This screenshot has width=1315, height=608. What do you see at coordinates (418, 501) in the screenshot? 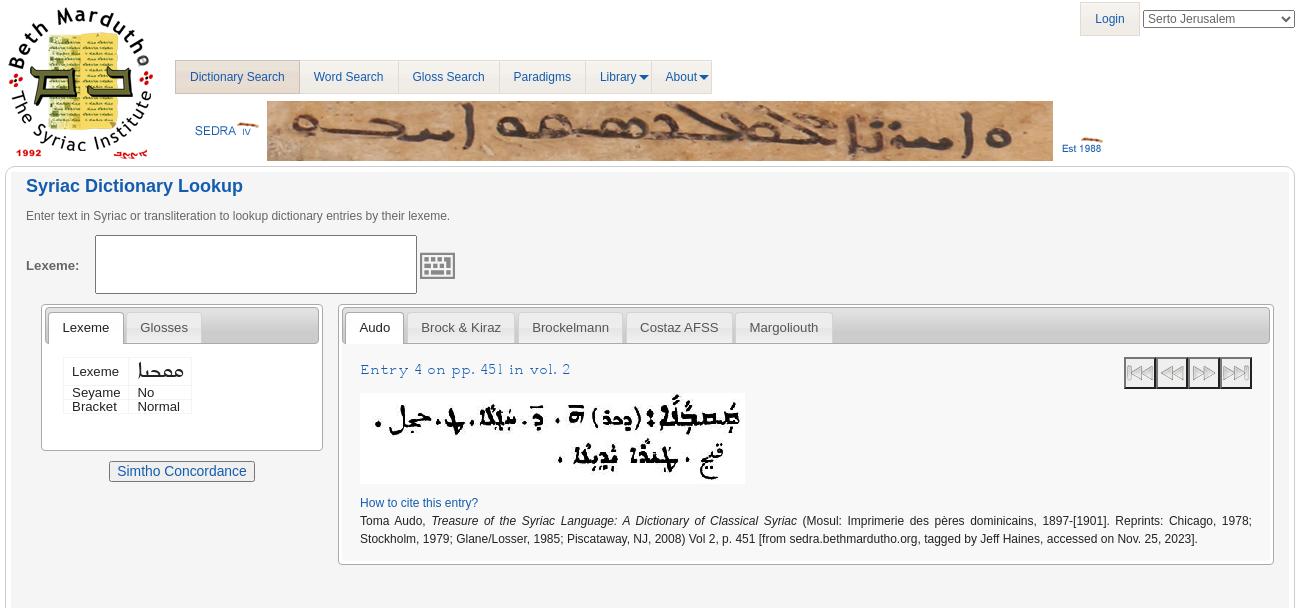
I see `'How to cite this entry?'` at bounding box center [418, 501].